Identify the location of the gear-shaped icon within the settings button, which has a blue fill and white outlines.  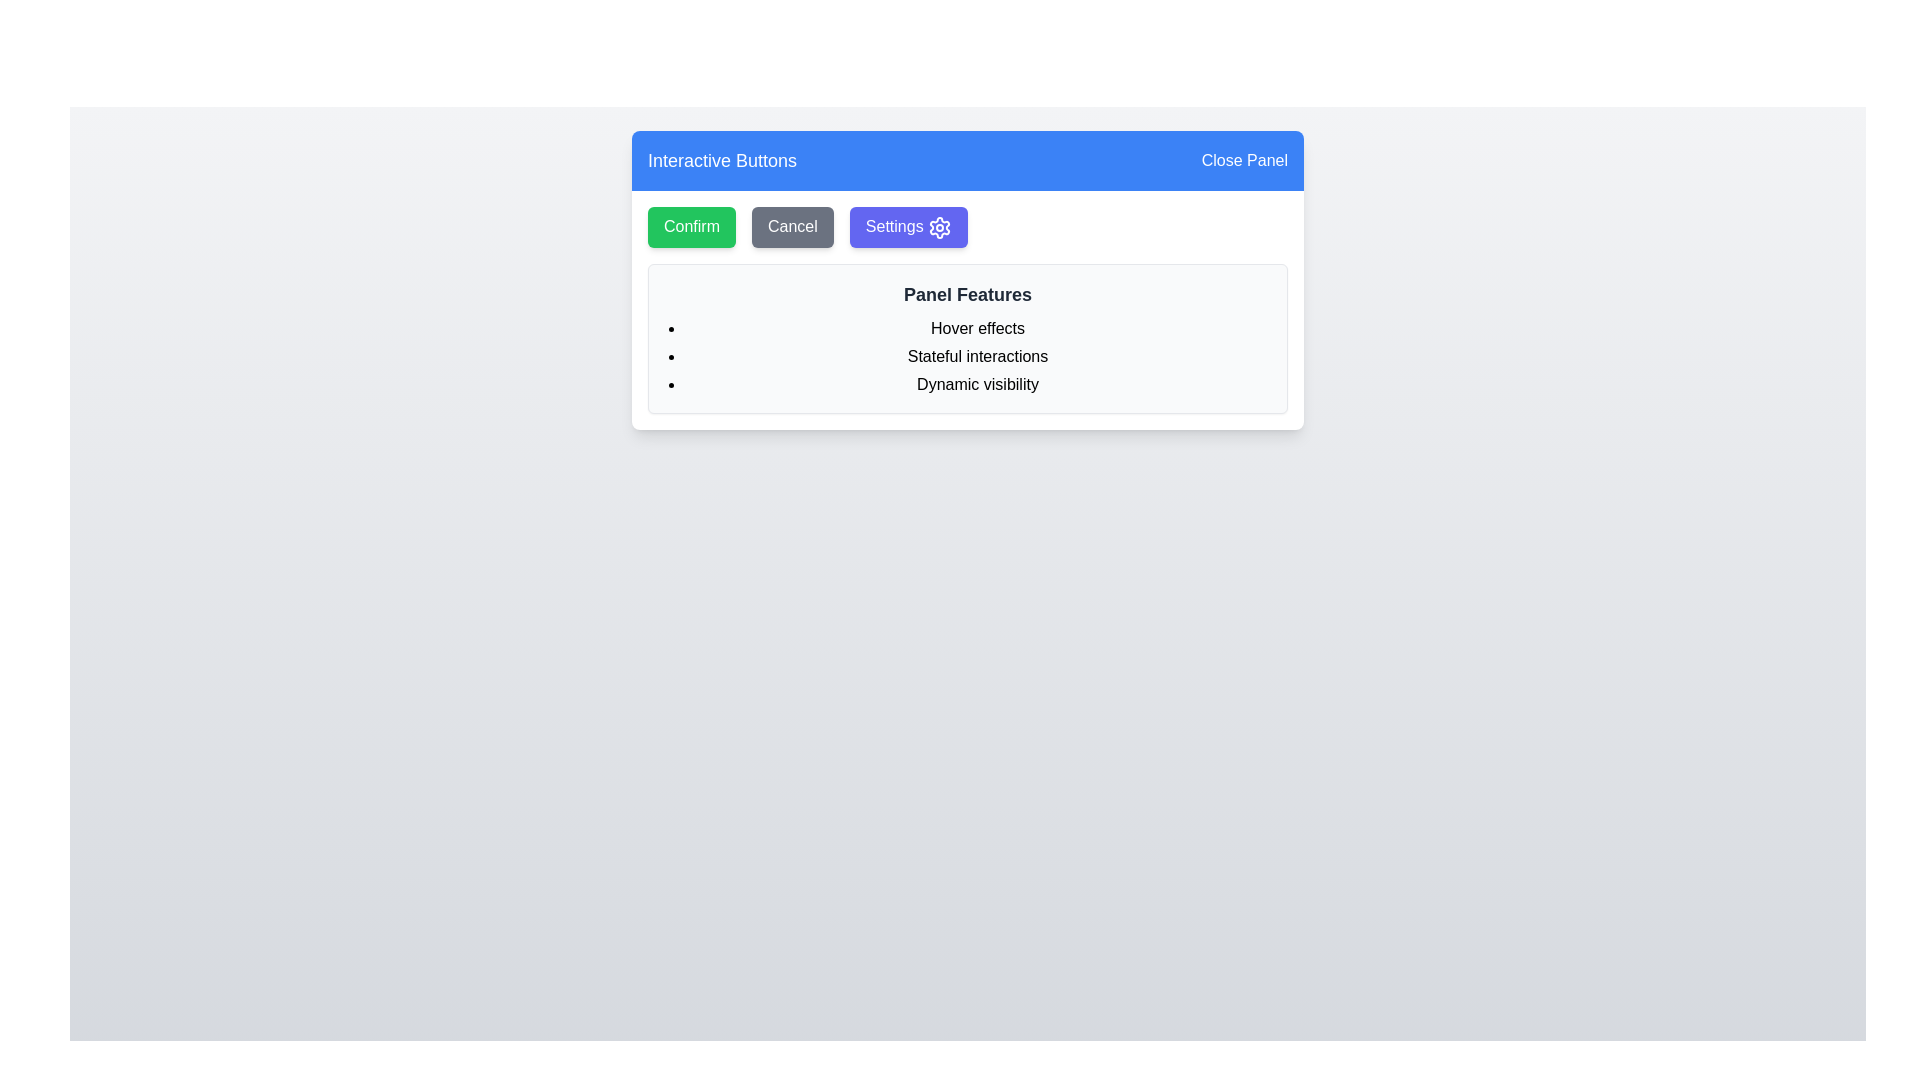
(938, 226).